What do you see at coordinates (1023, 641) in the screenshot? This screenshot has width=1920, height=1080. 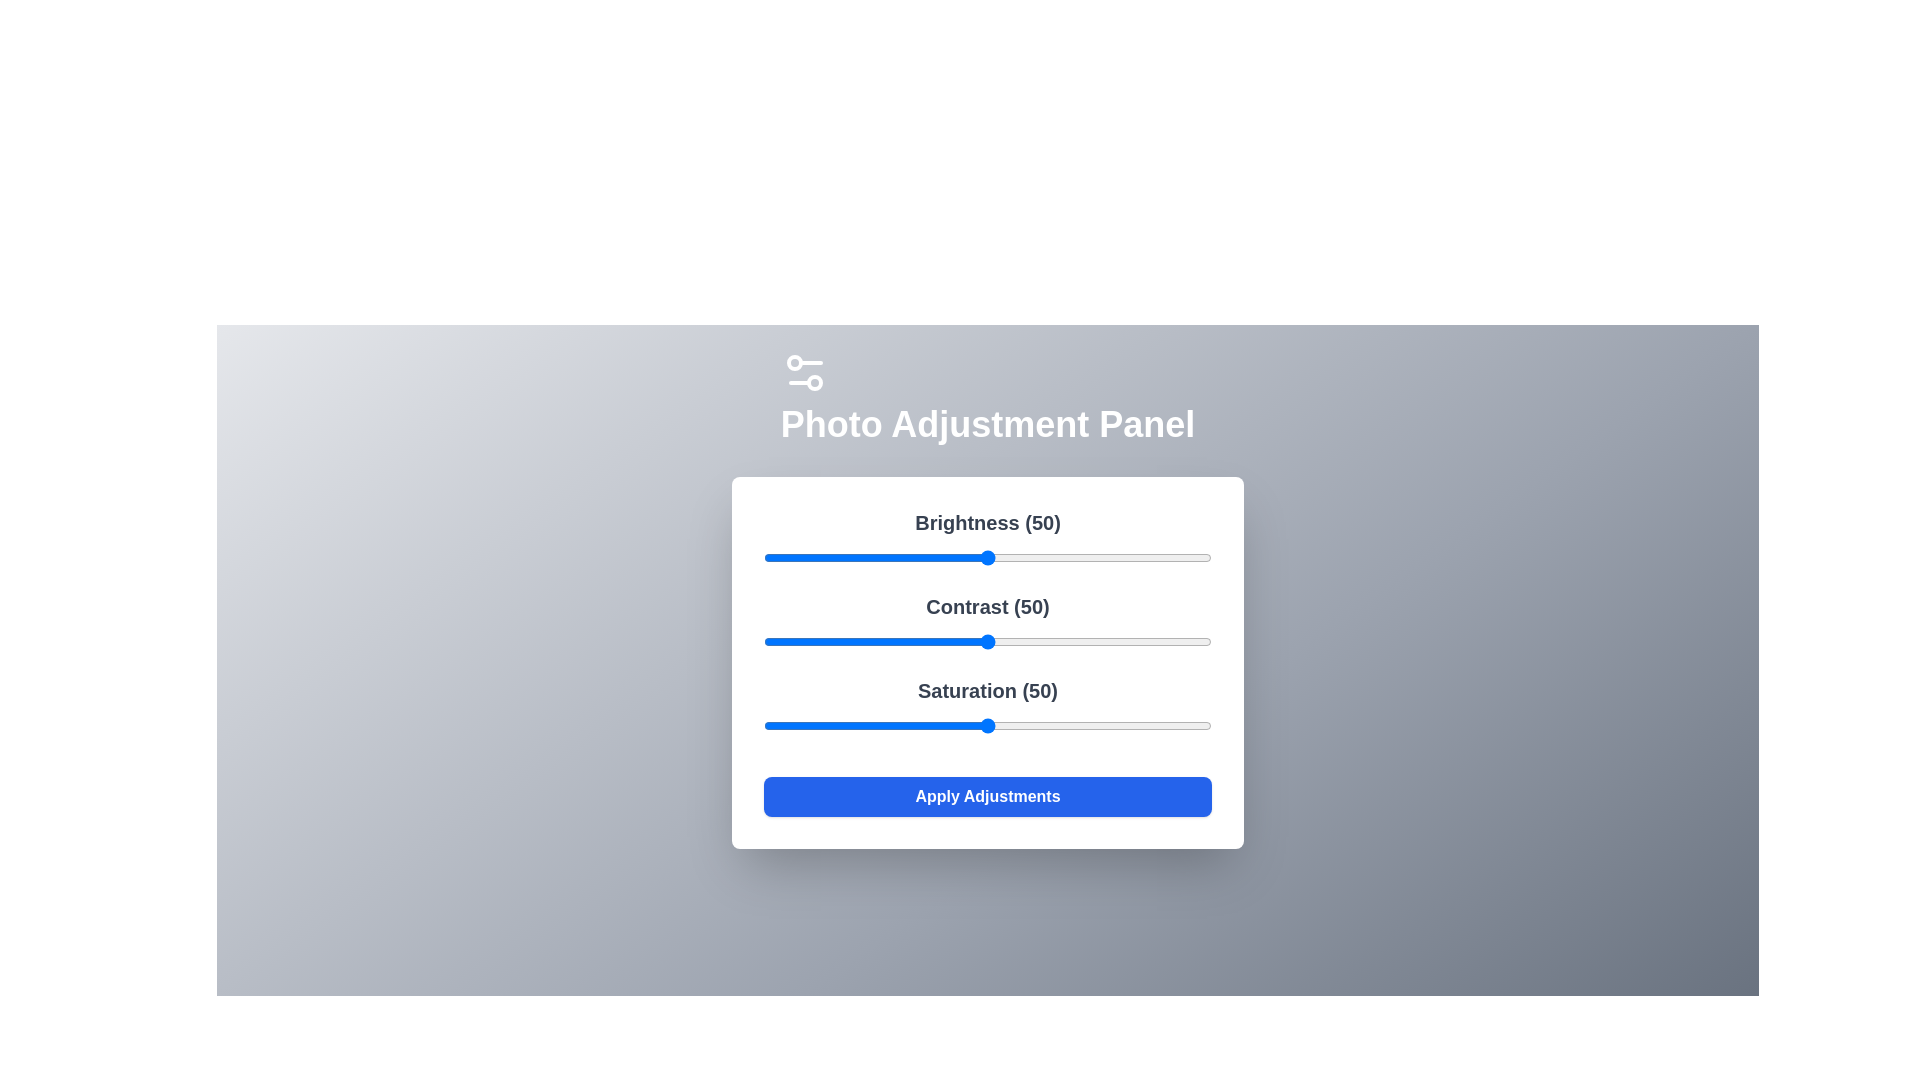 I see `the 1 slider to 58` at bounding box center [1023, 641].